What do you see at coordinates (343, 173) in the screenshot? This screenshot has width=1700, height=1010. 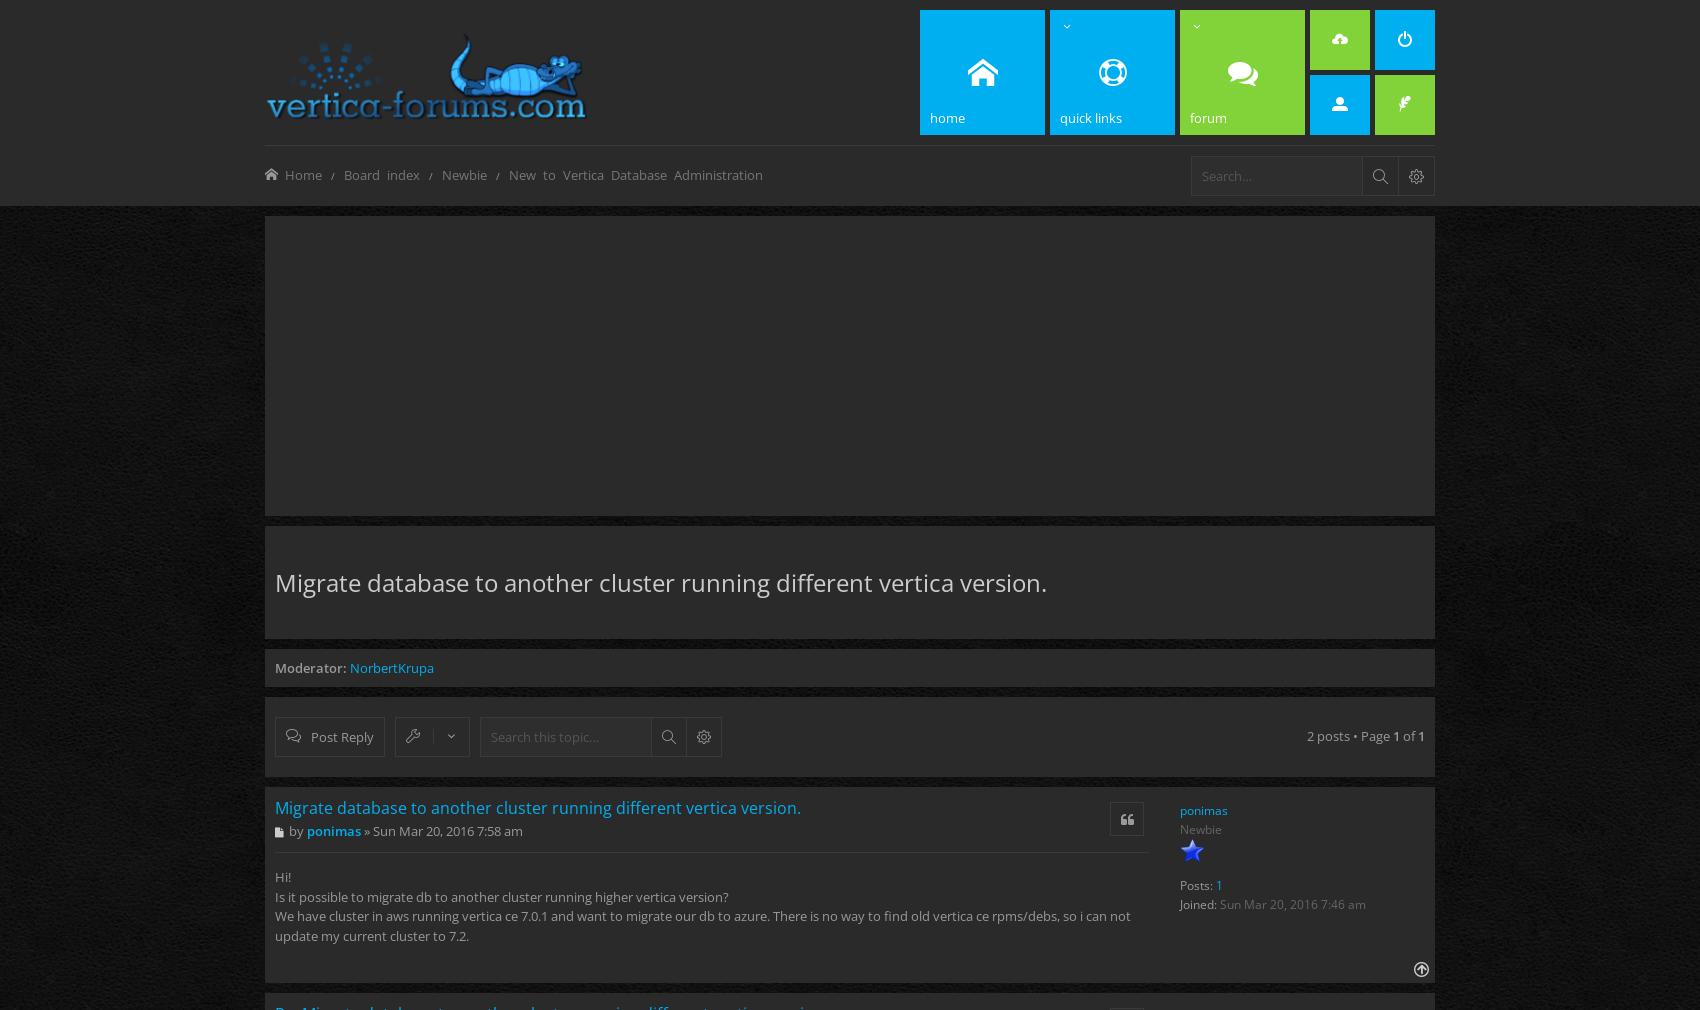 I see `'Board index'` at bounding box center [343, 173].